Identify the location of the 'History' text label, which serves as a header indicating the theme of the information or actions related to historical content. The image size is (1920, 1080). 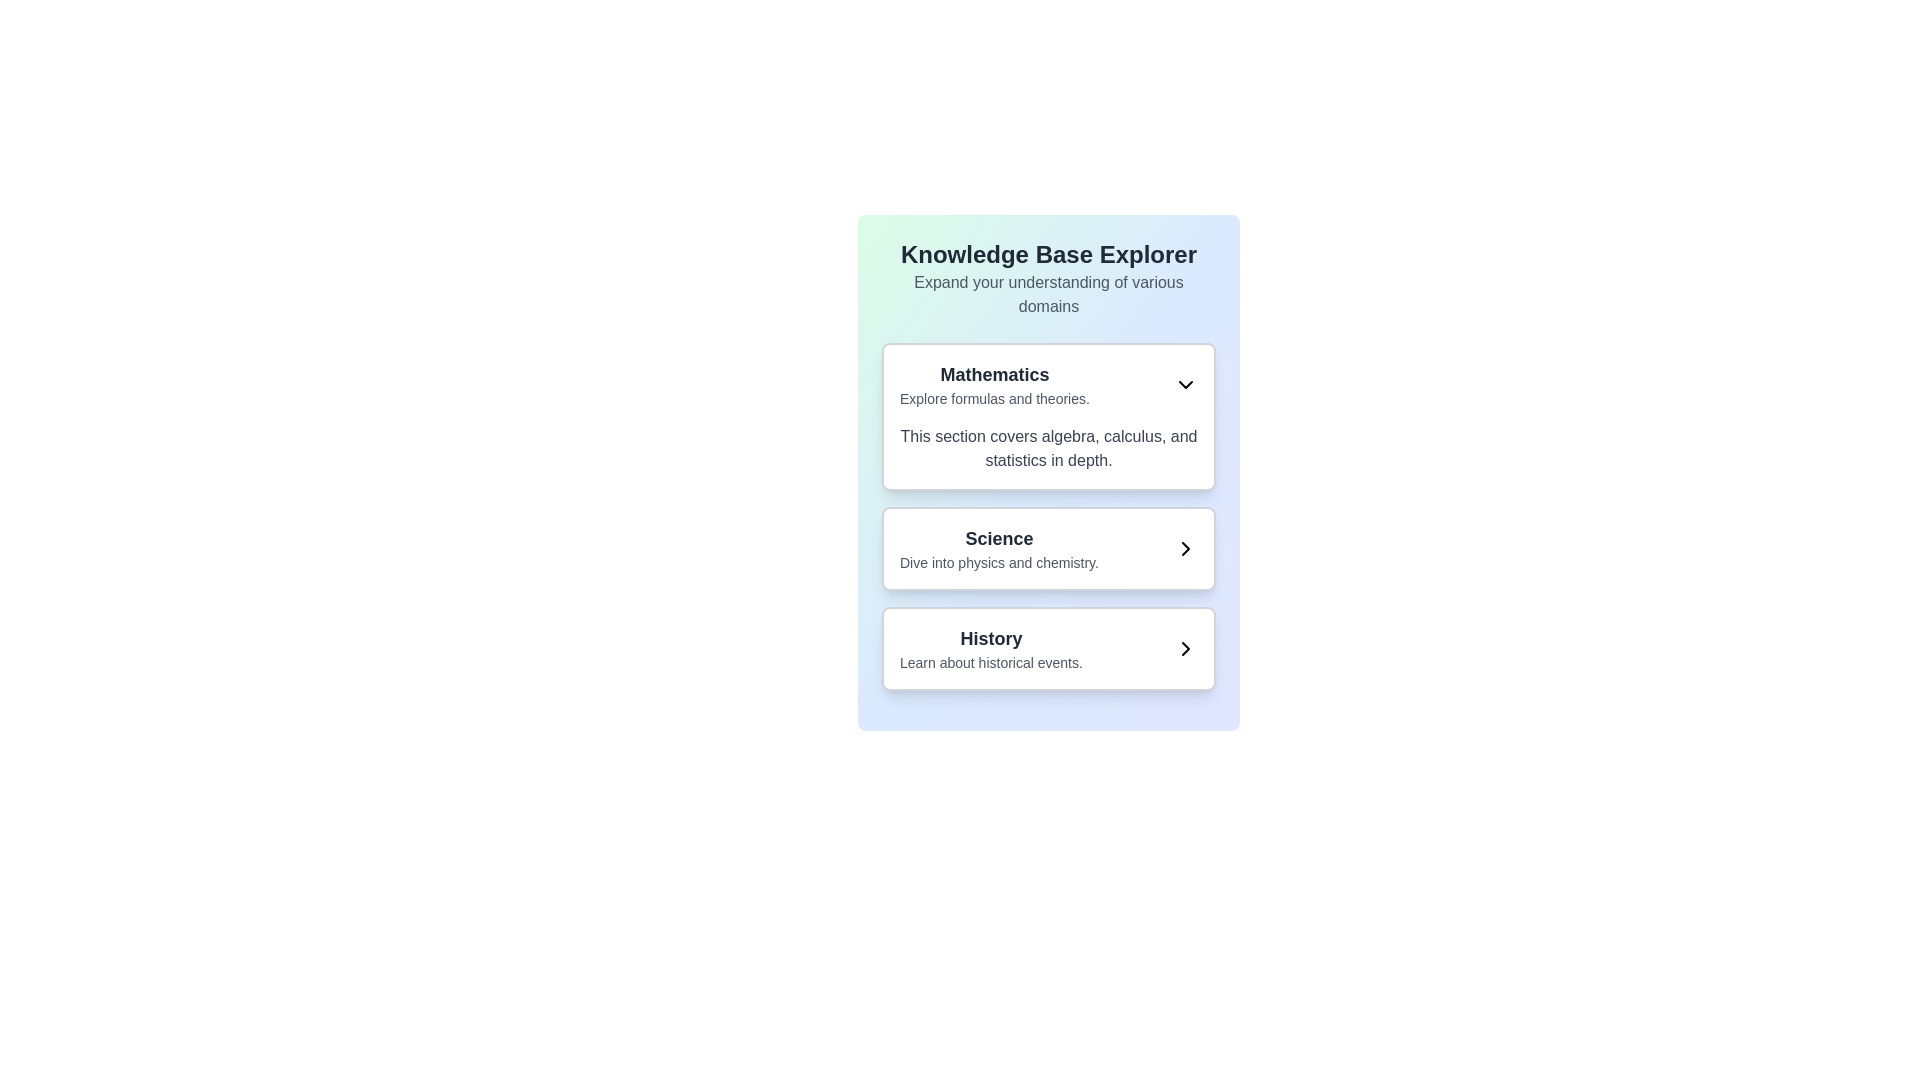
(991, 639).